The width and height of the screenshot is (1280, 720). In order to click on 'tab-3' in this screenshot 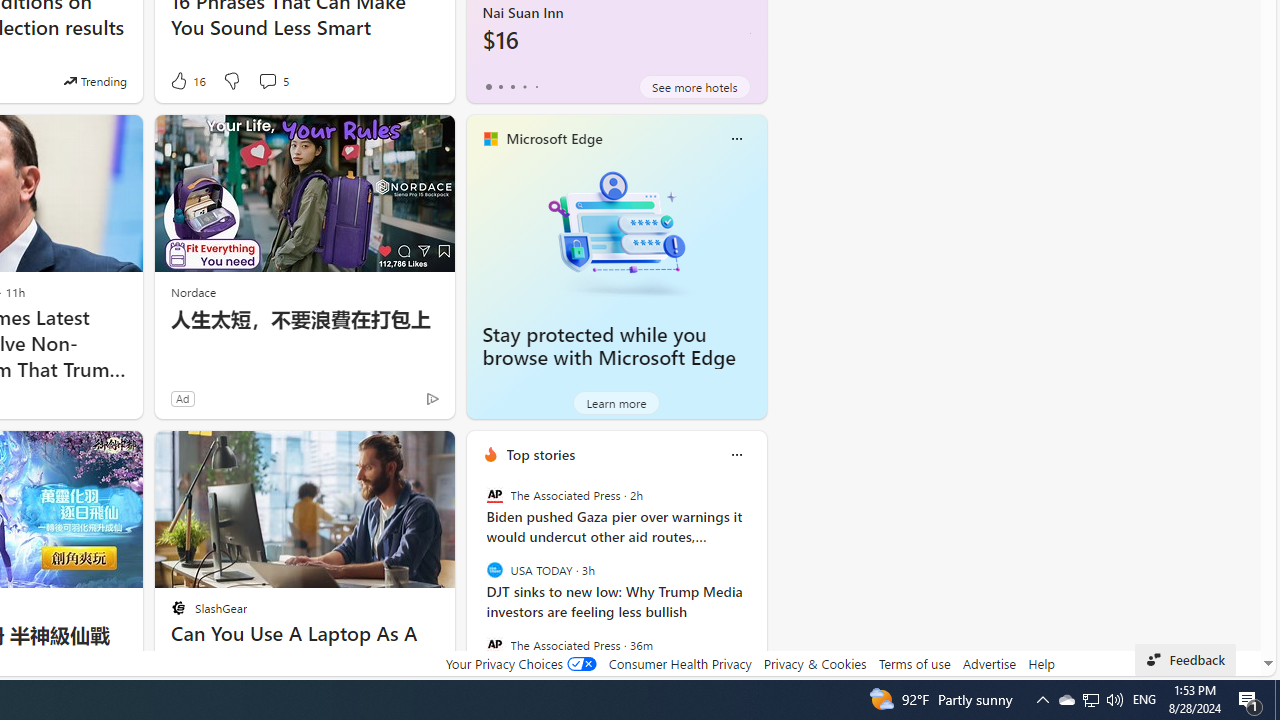, I will do `click(524, 86)`.